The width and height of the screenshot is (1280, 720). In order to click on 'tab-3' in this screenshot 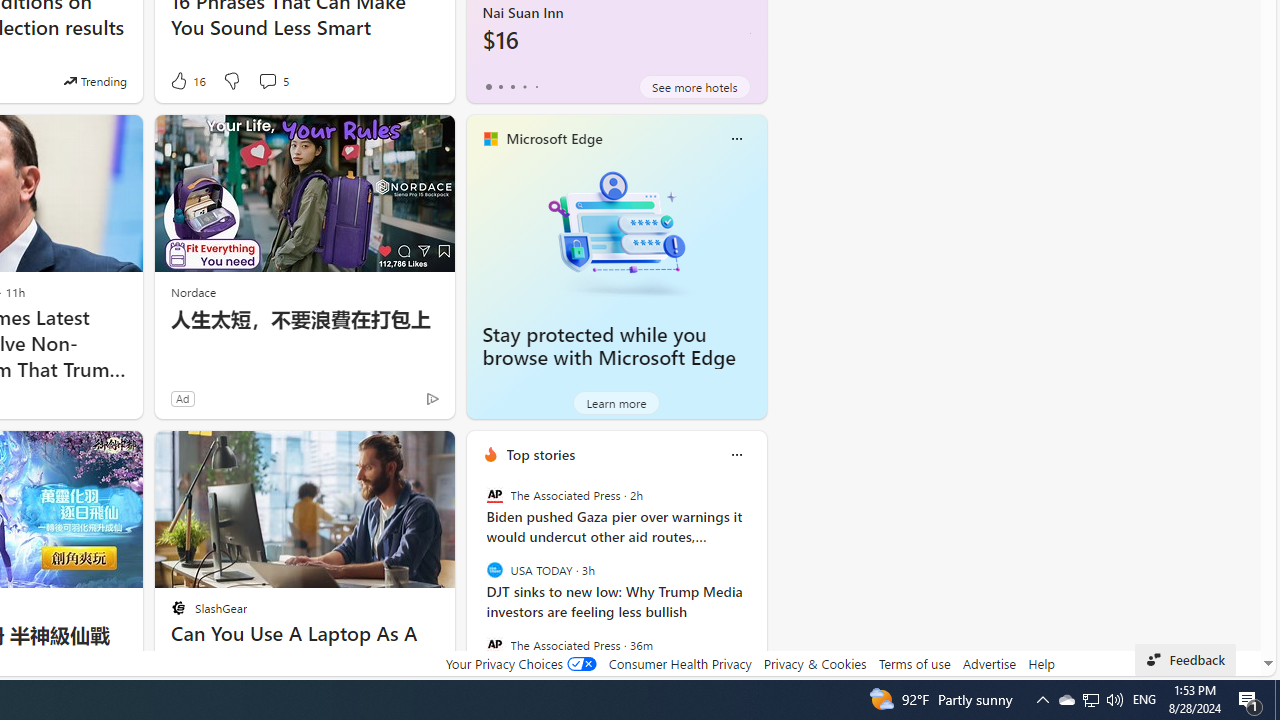, I will do `click(524, 86)`.